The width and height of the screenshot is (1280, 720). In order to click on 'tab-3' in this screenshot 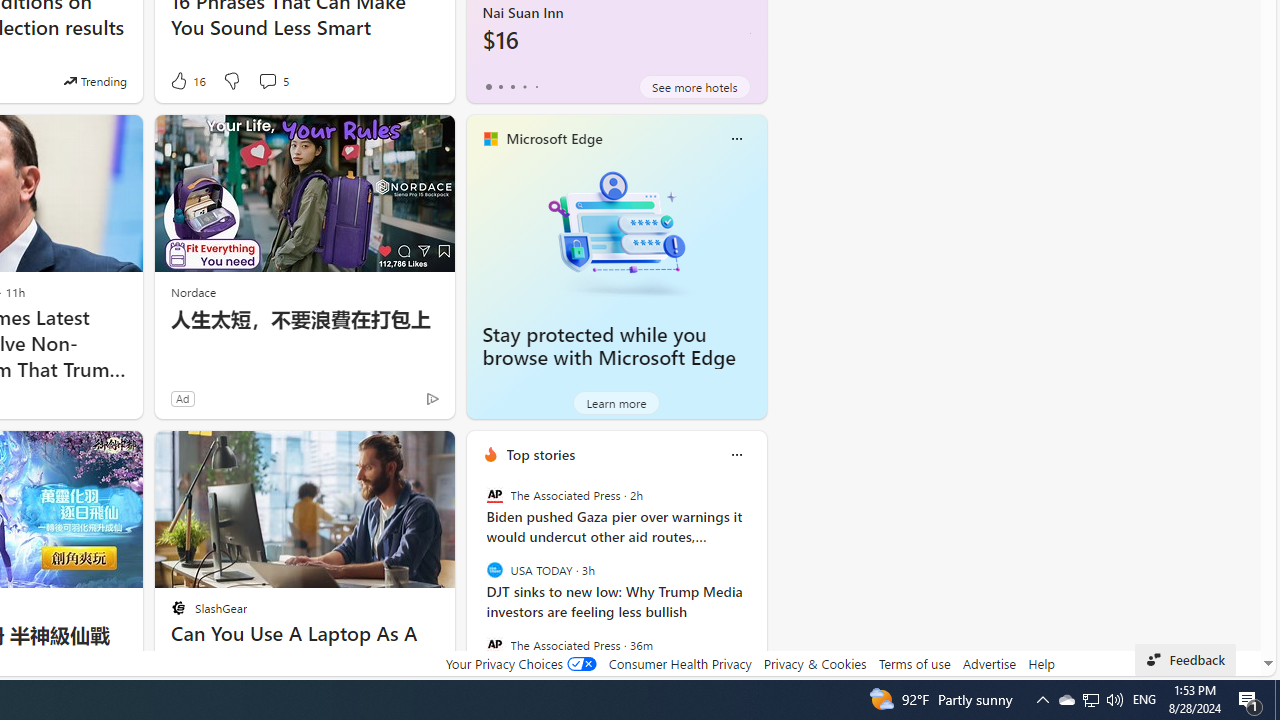, I will do `click(524, 86)`.